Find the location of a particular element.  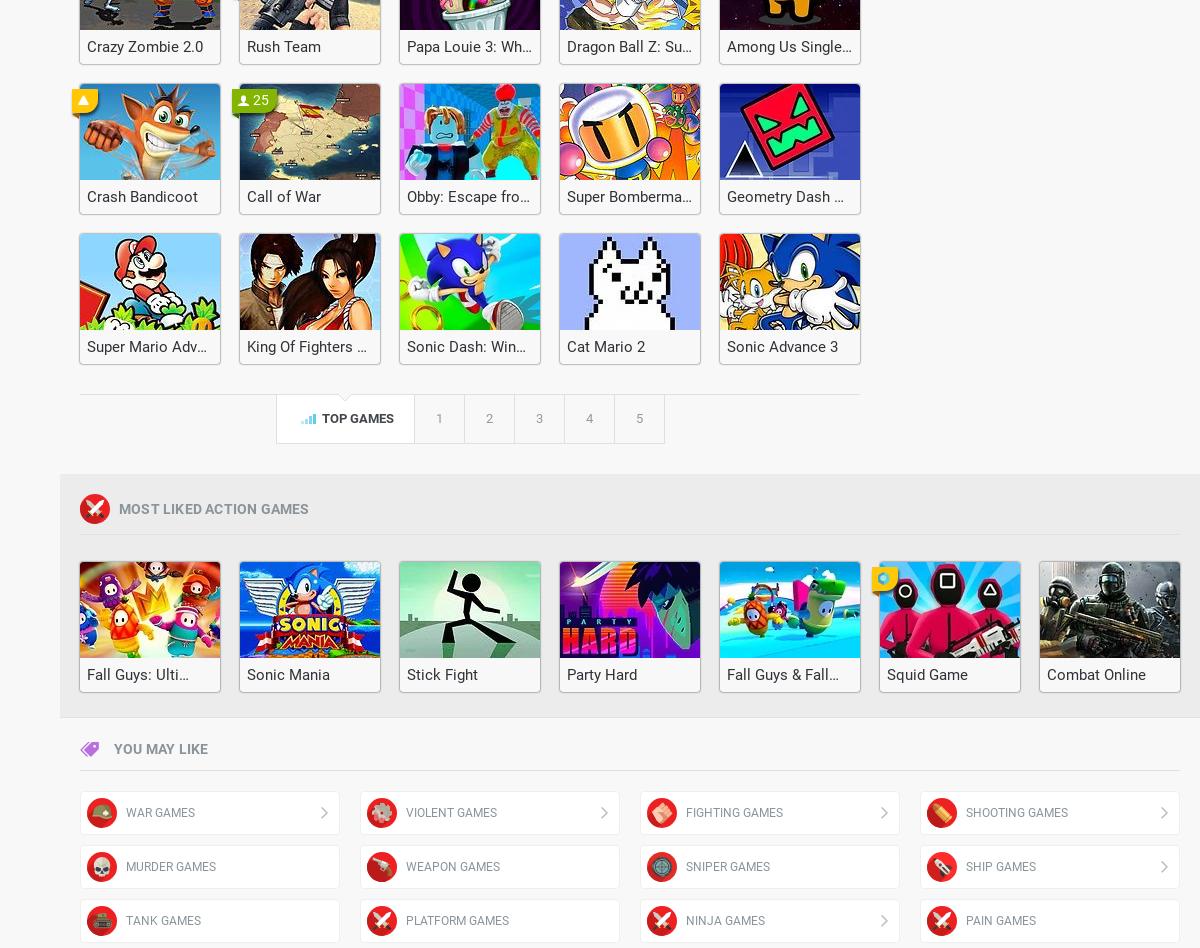

'Most liked Action Games' is located at coordinates (212, 508).